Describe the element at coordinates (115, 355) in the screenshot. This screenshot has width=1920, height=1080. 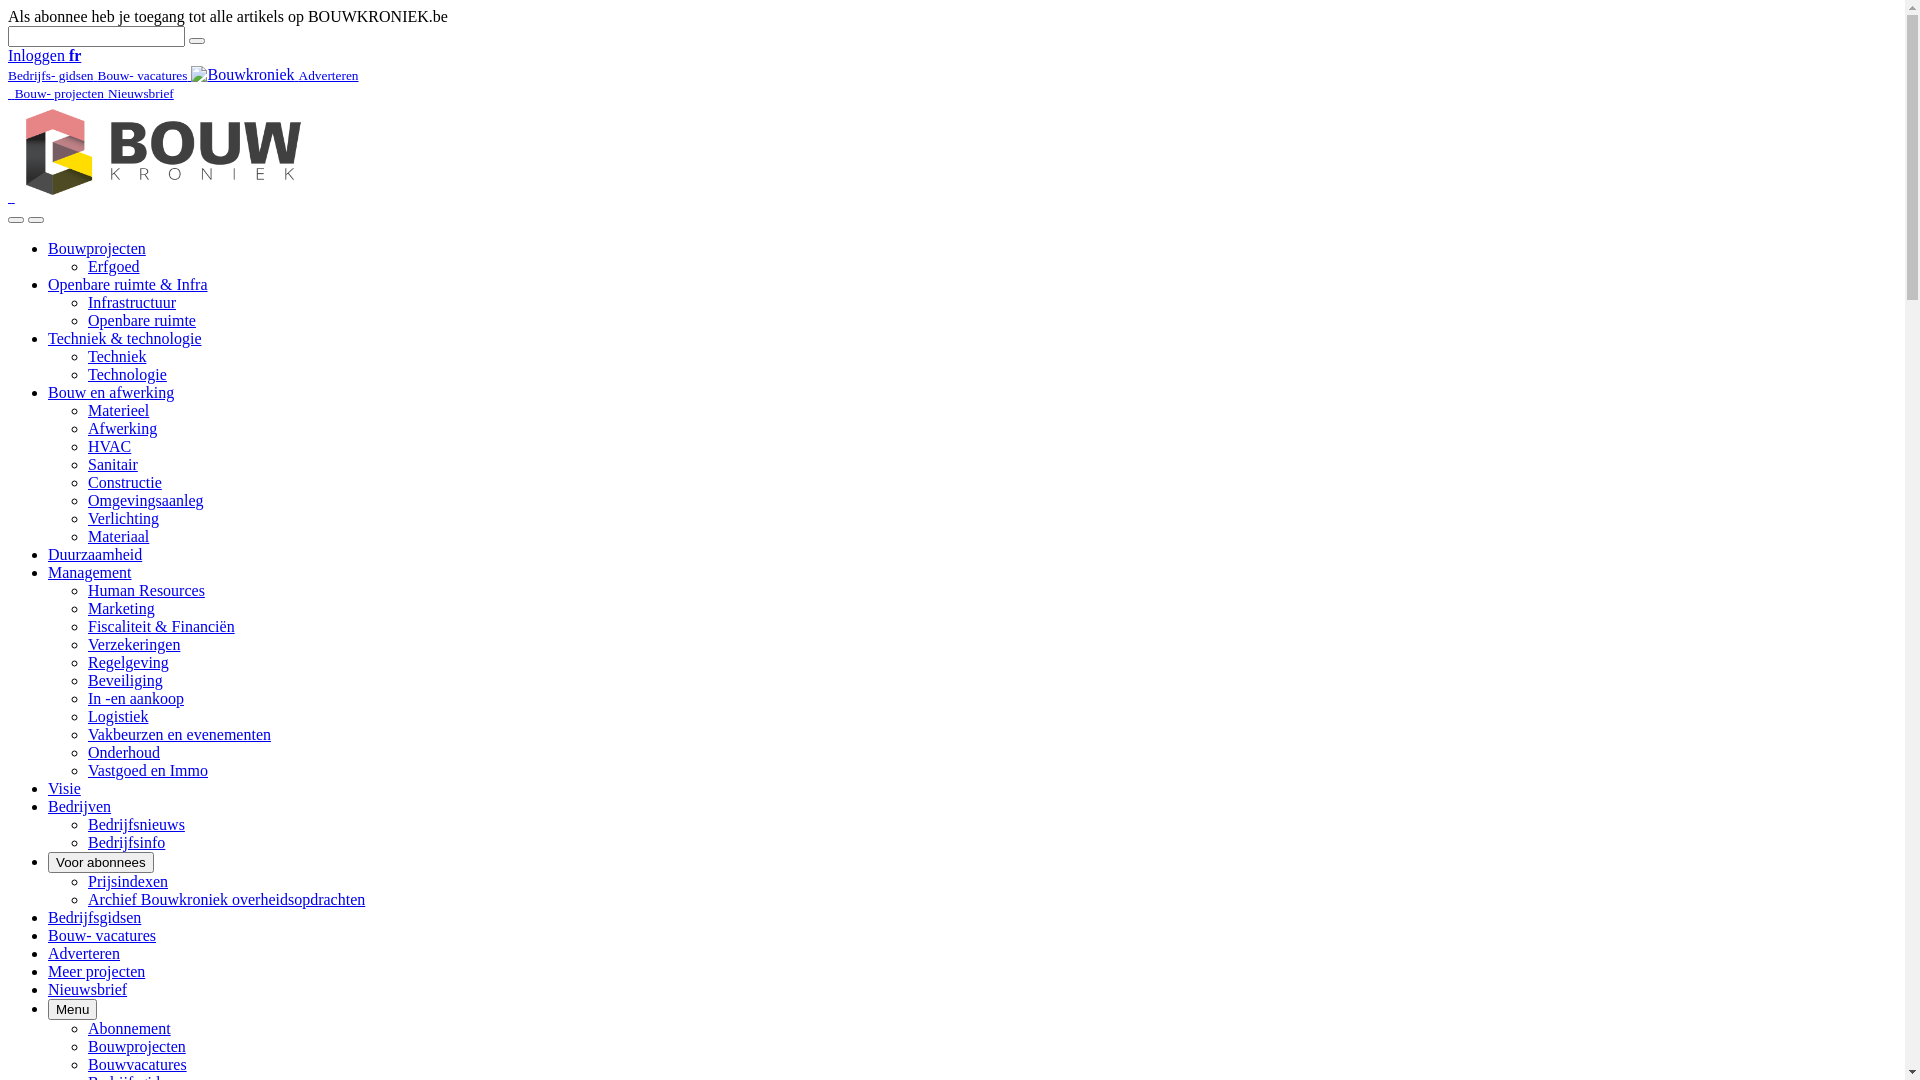
I see `'Techniek'` at that location.